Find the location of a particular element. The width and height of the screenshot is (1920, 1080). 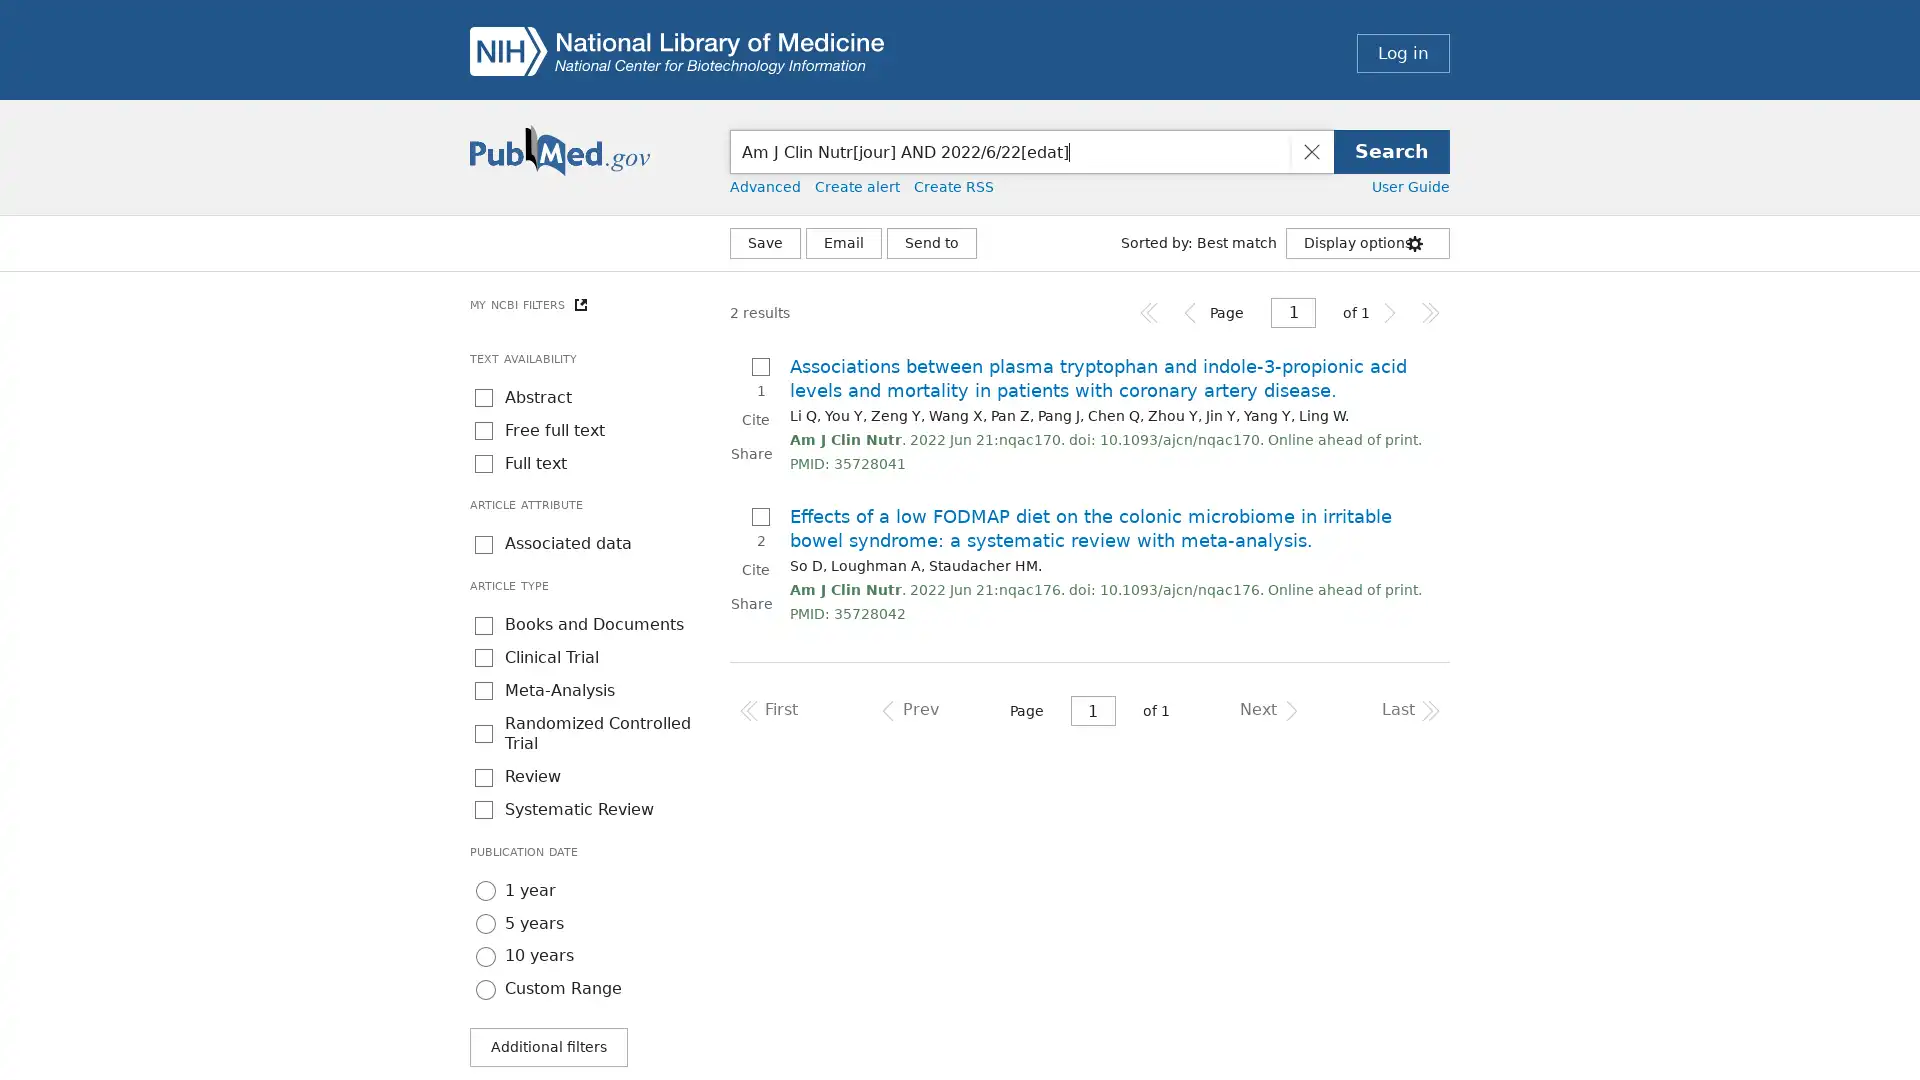

Navigates to the next page of results. is located at coordinates (1266, 709).